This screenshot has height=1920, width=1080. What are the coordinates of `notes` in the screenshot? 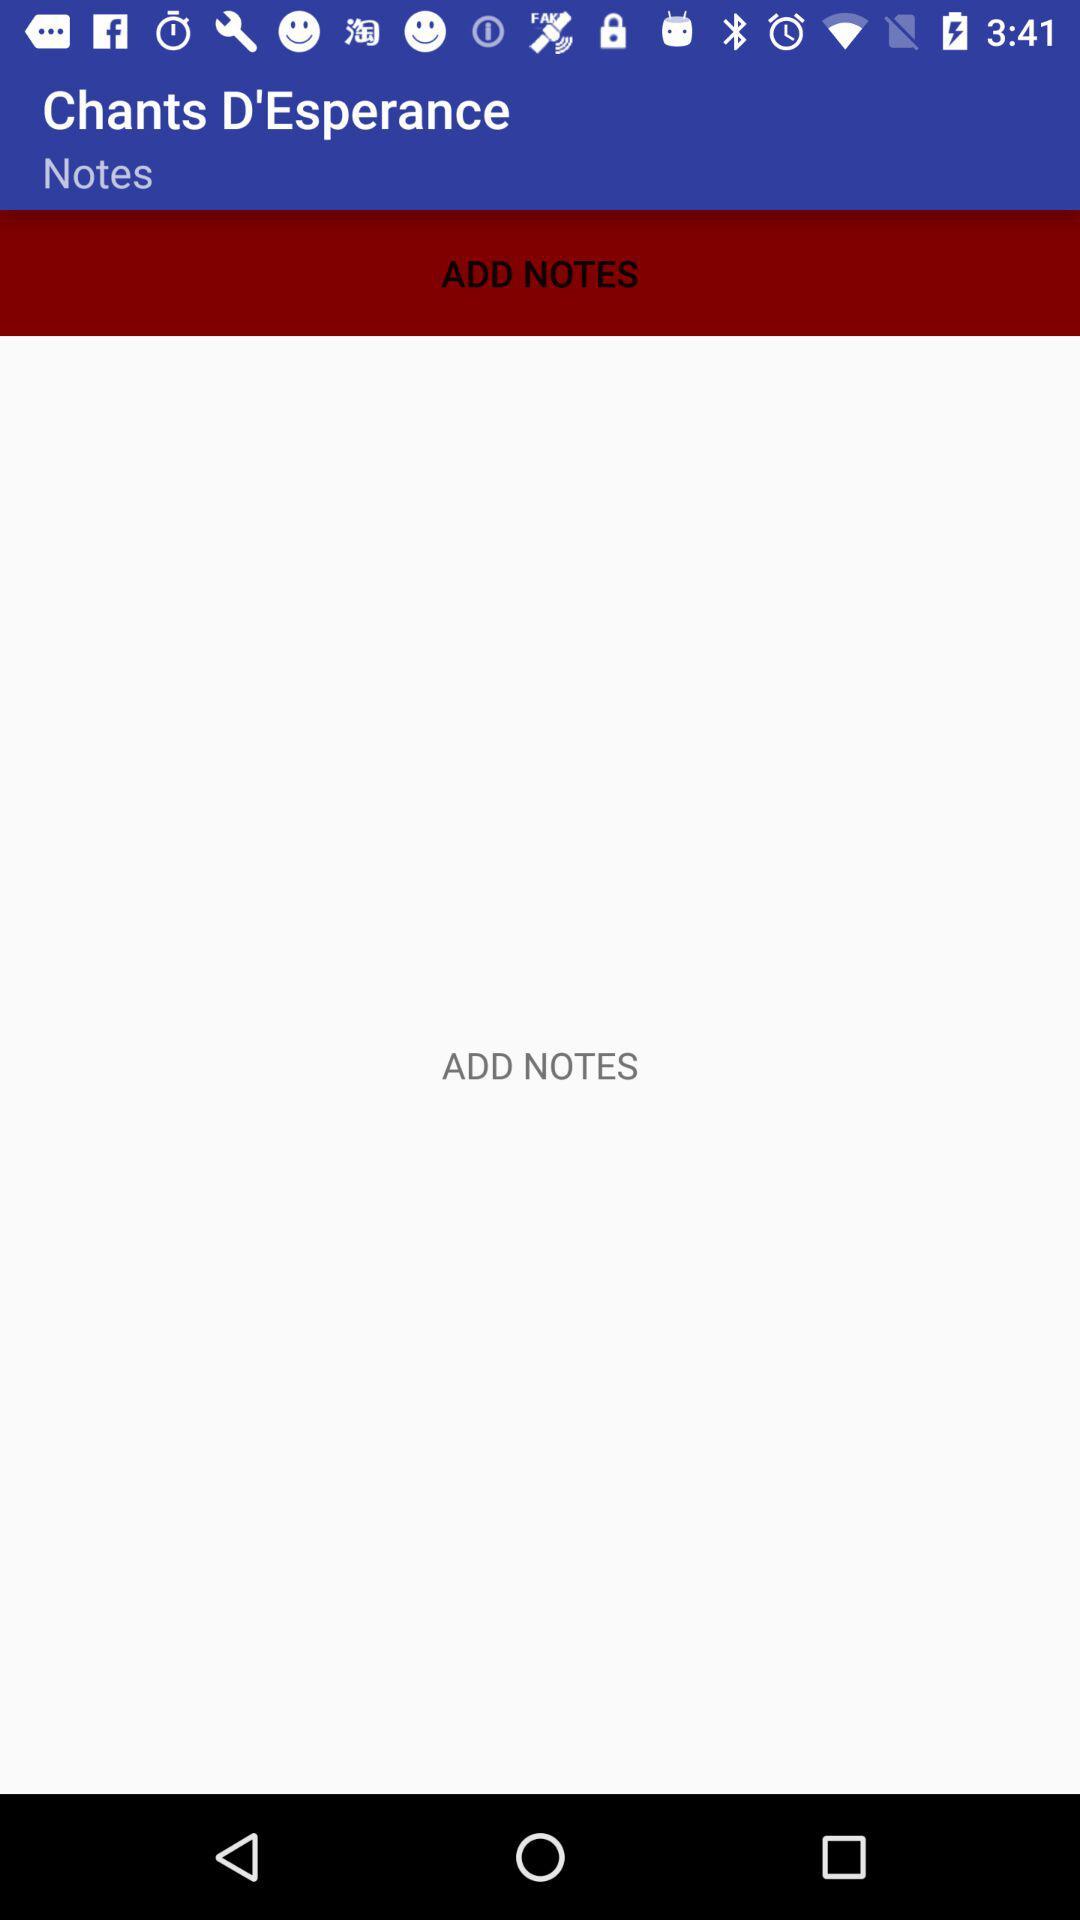 It's located at (540, 1064).